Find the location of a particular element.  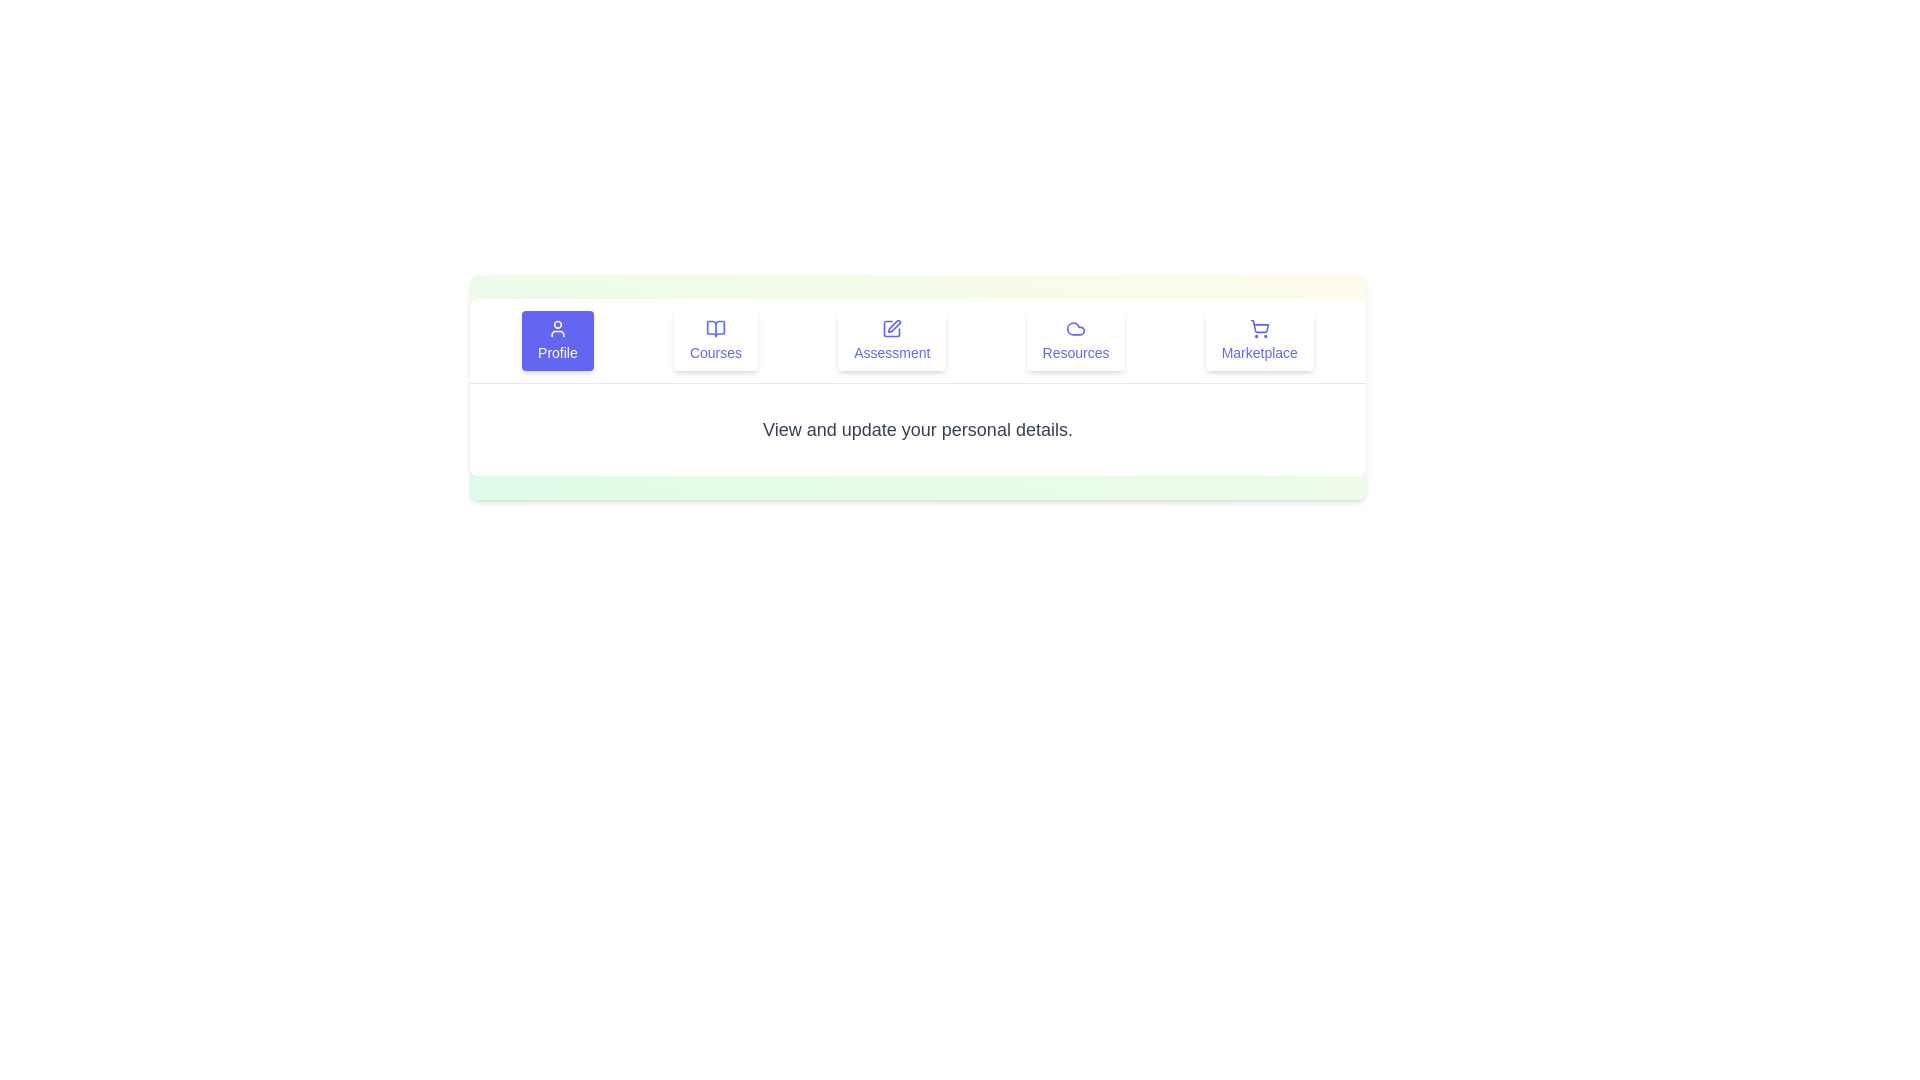

the 'Resources' button located fourth from the left in the horizontal navigation bar is located at coordinates (1074, 339).